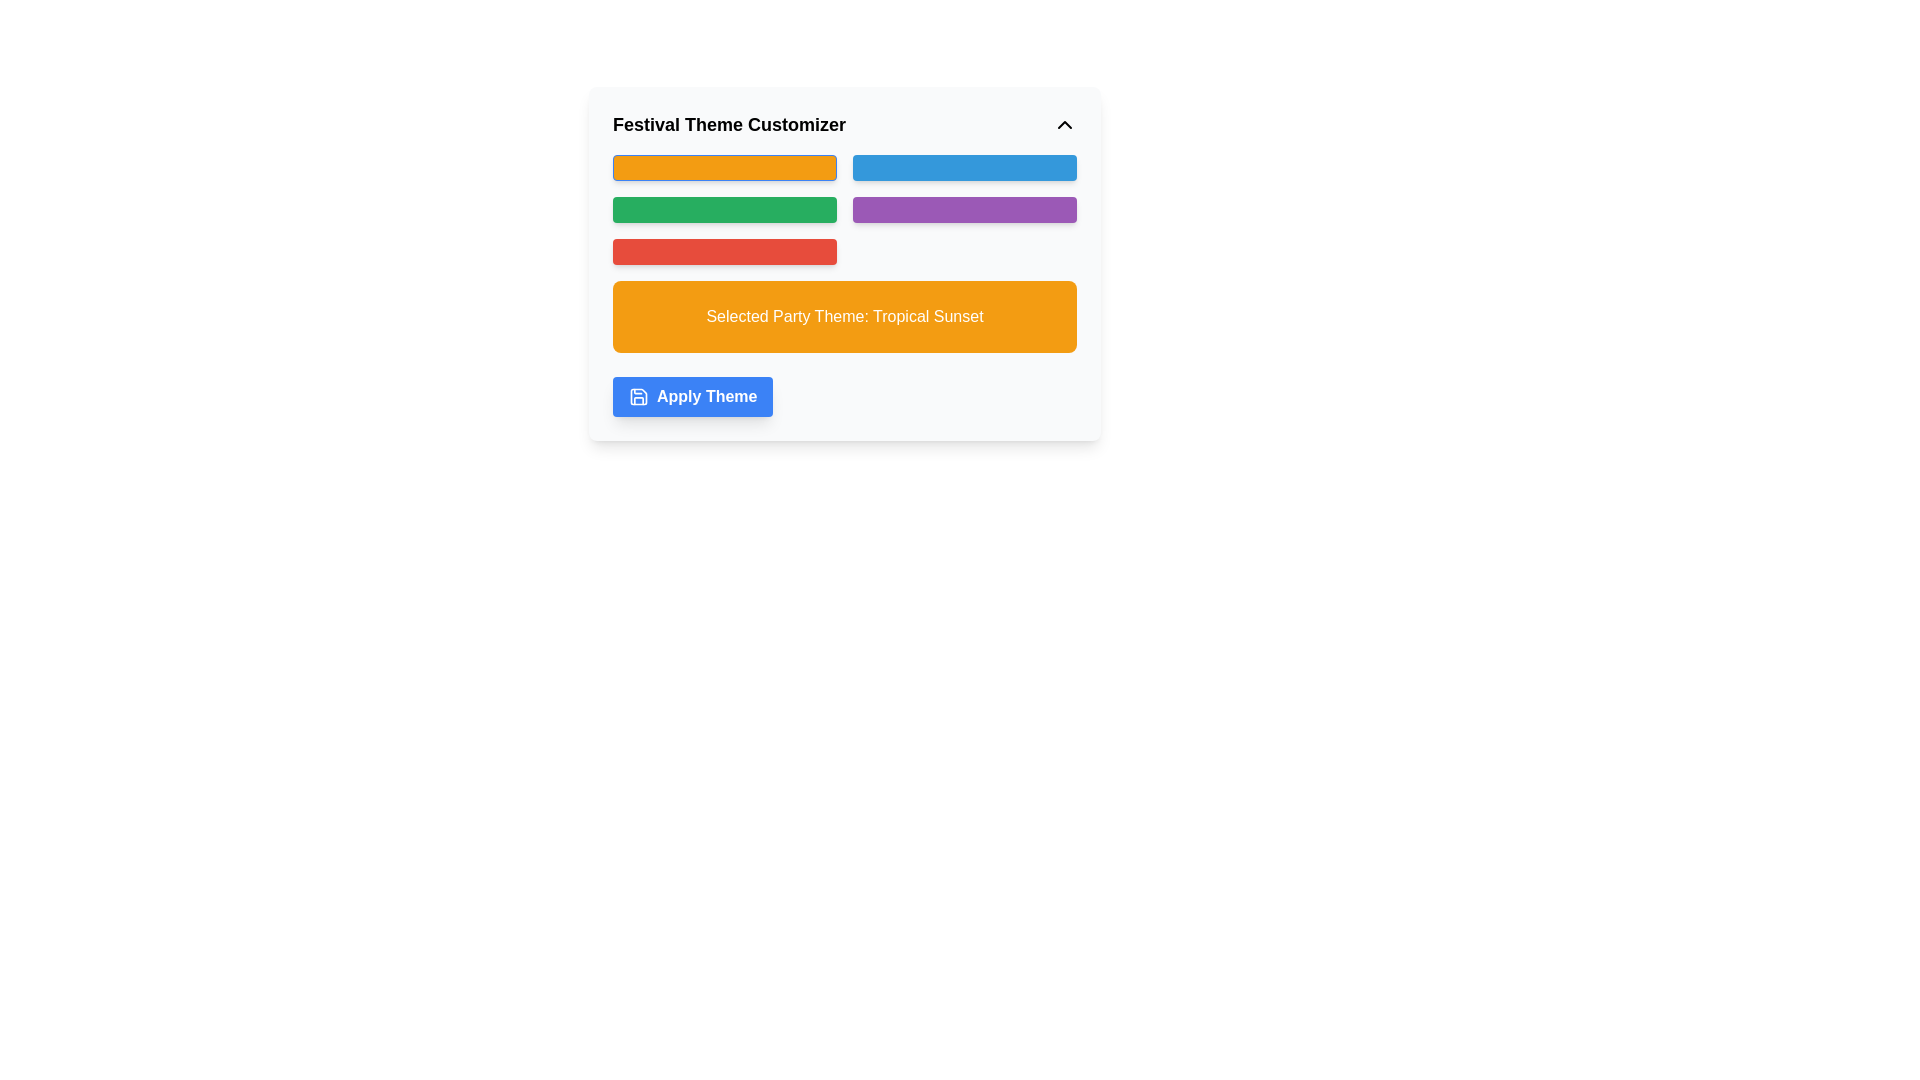 Image resolution: width=1920 pixels, height=1080 pixels. I want to click on the 'Apply Theme' button containing the save icon, which is located at the bottom of the Festival Theme Customizer card, so click(637, 397).